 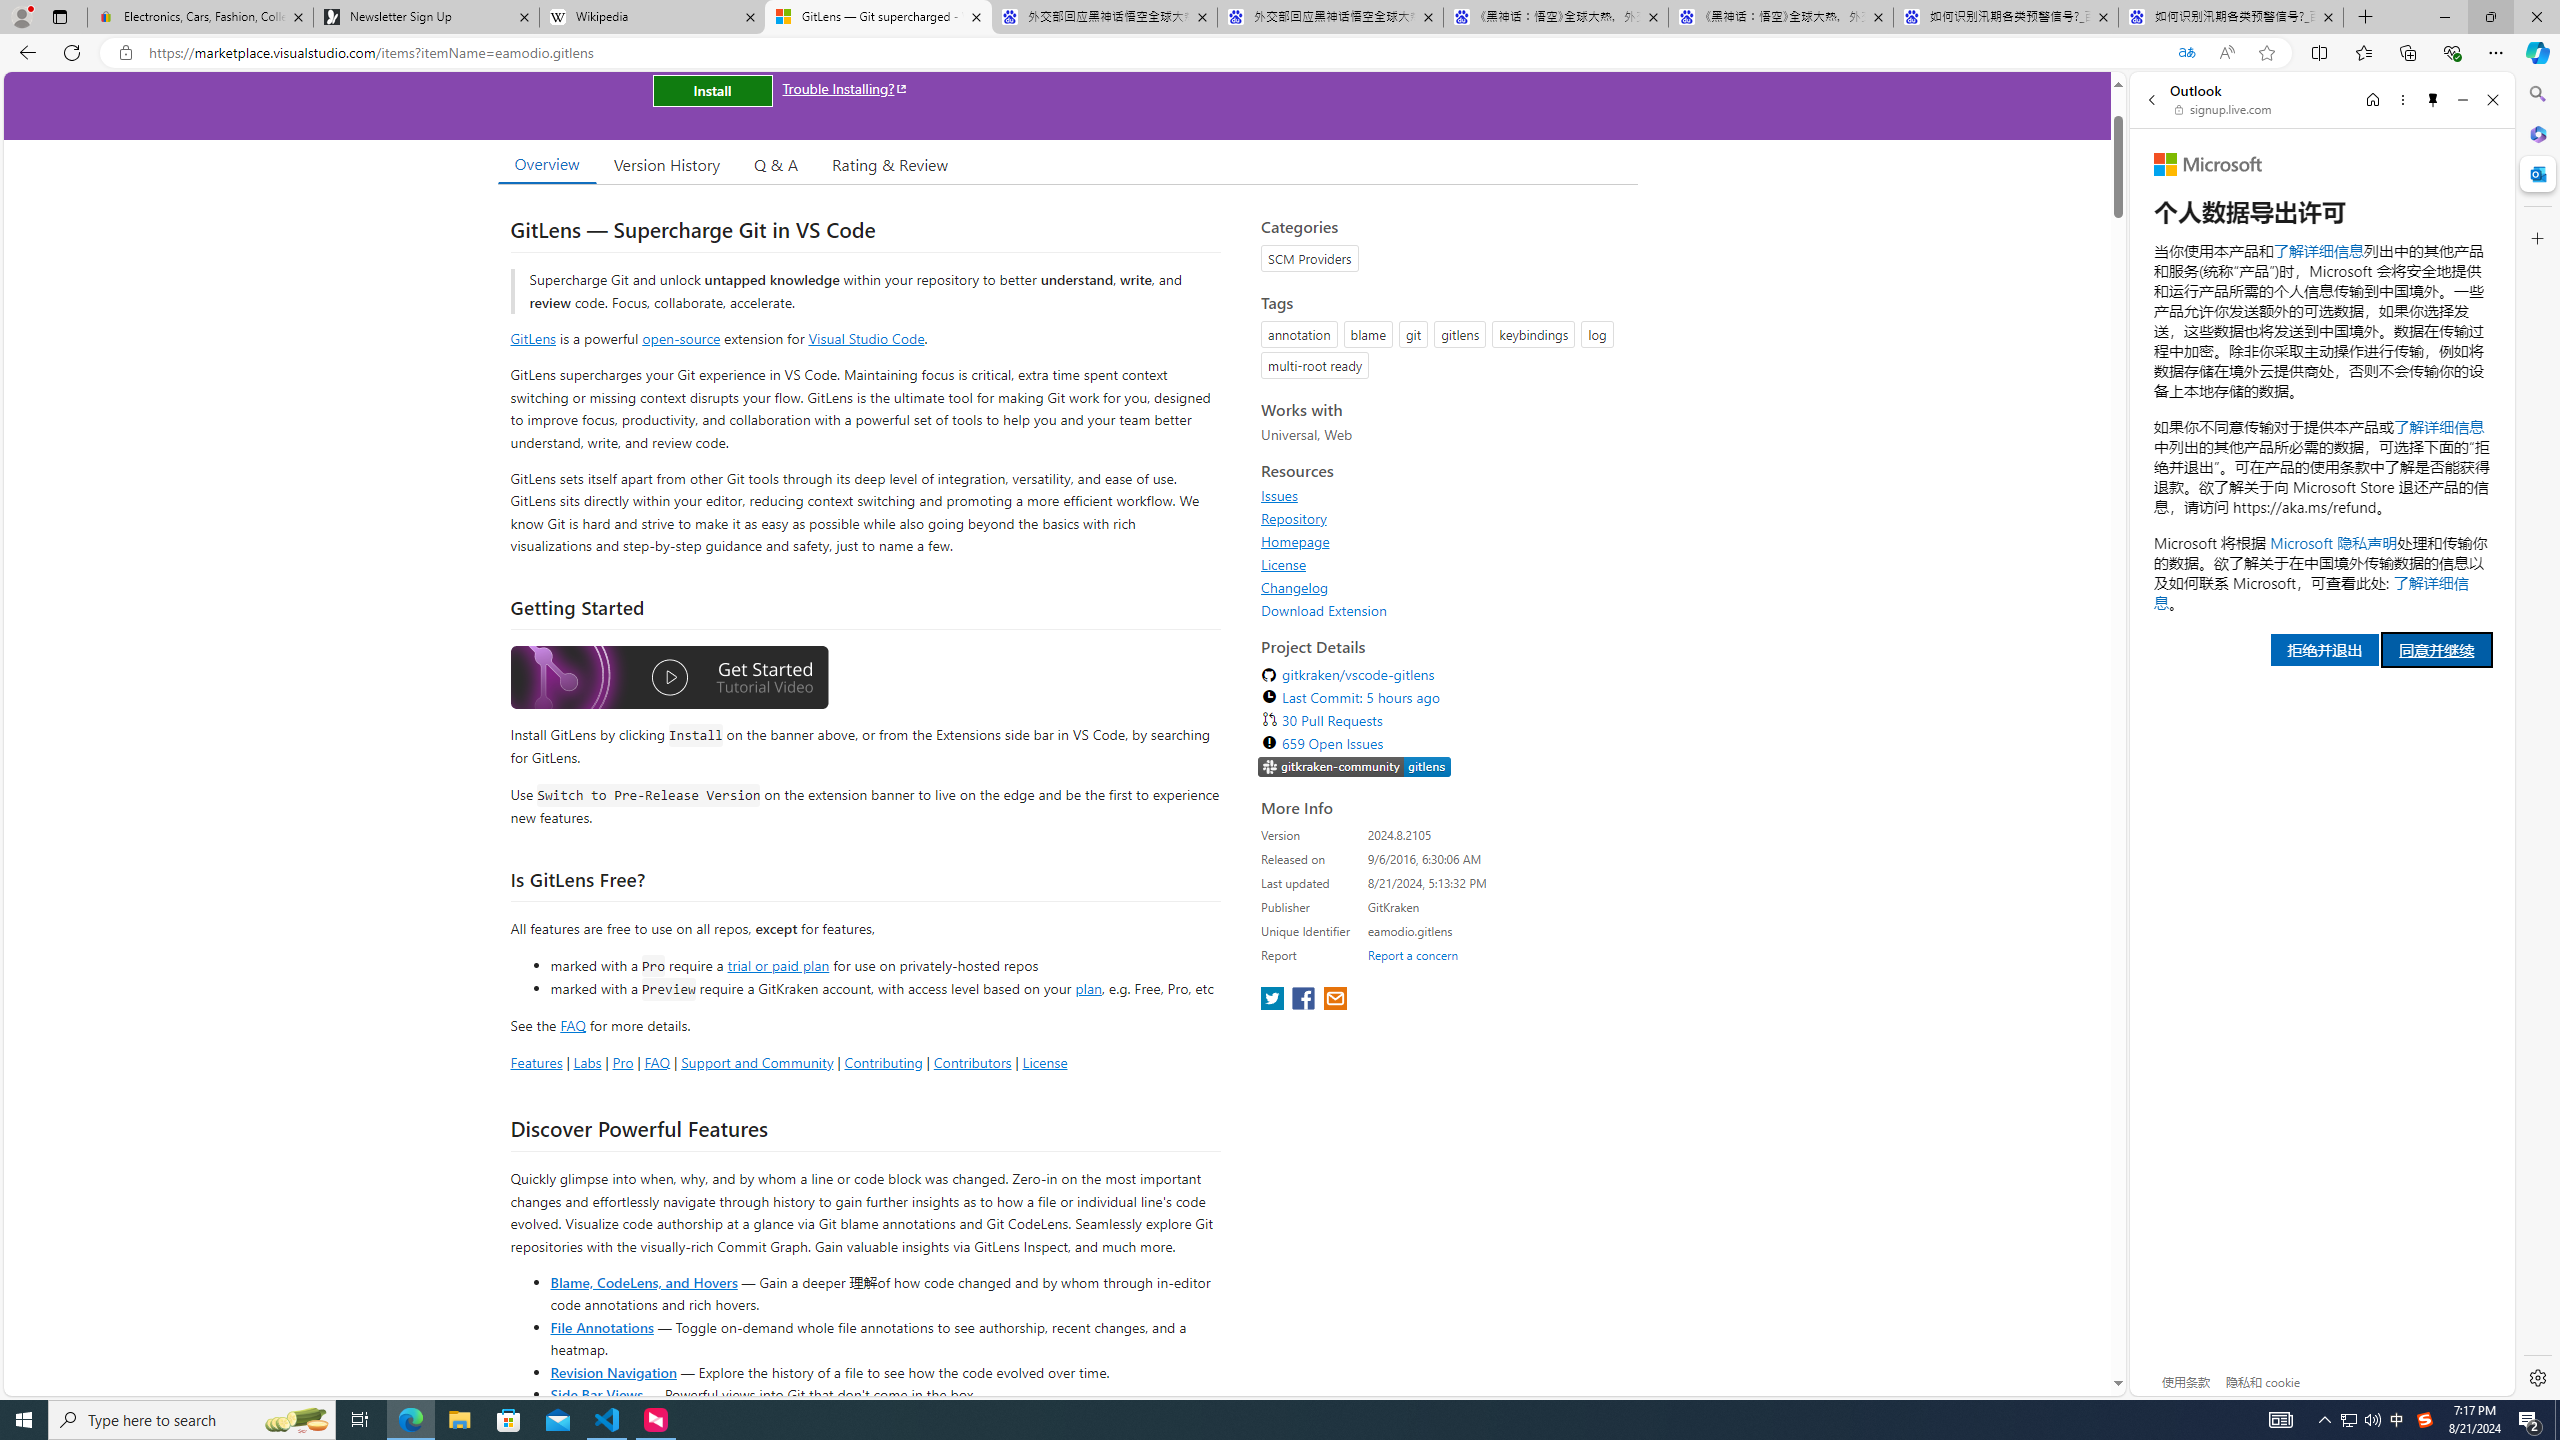 I want to click on 'Translated', so click(x=2185, y=53).